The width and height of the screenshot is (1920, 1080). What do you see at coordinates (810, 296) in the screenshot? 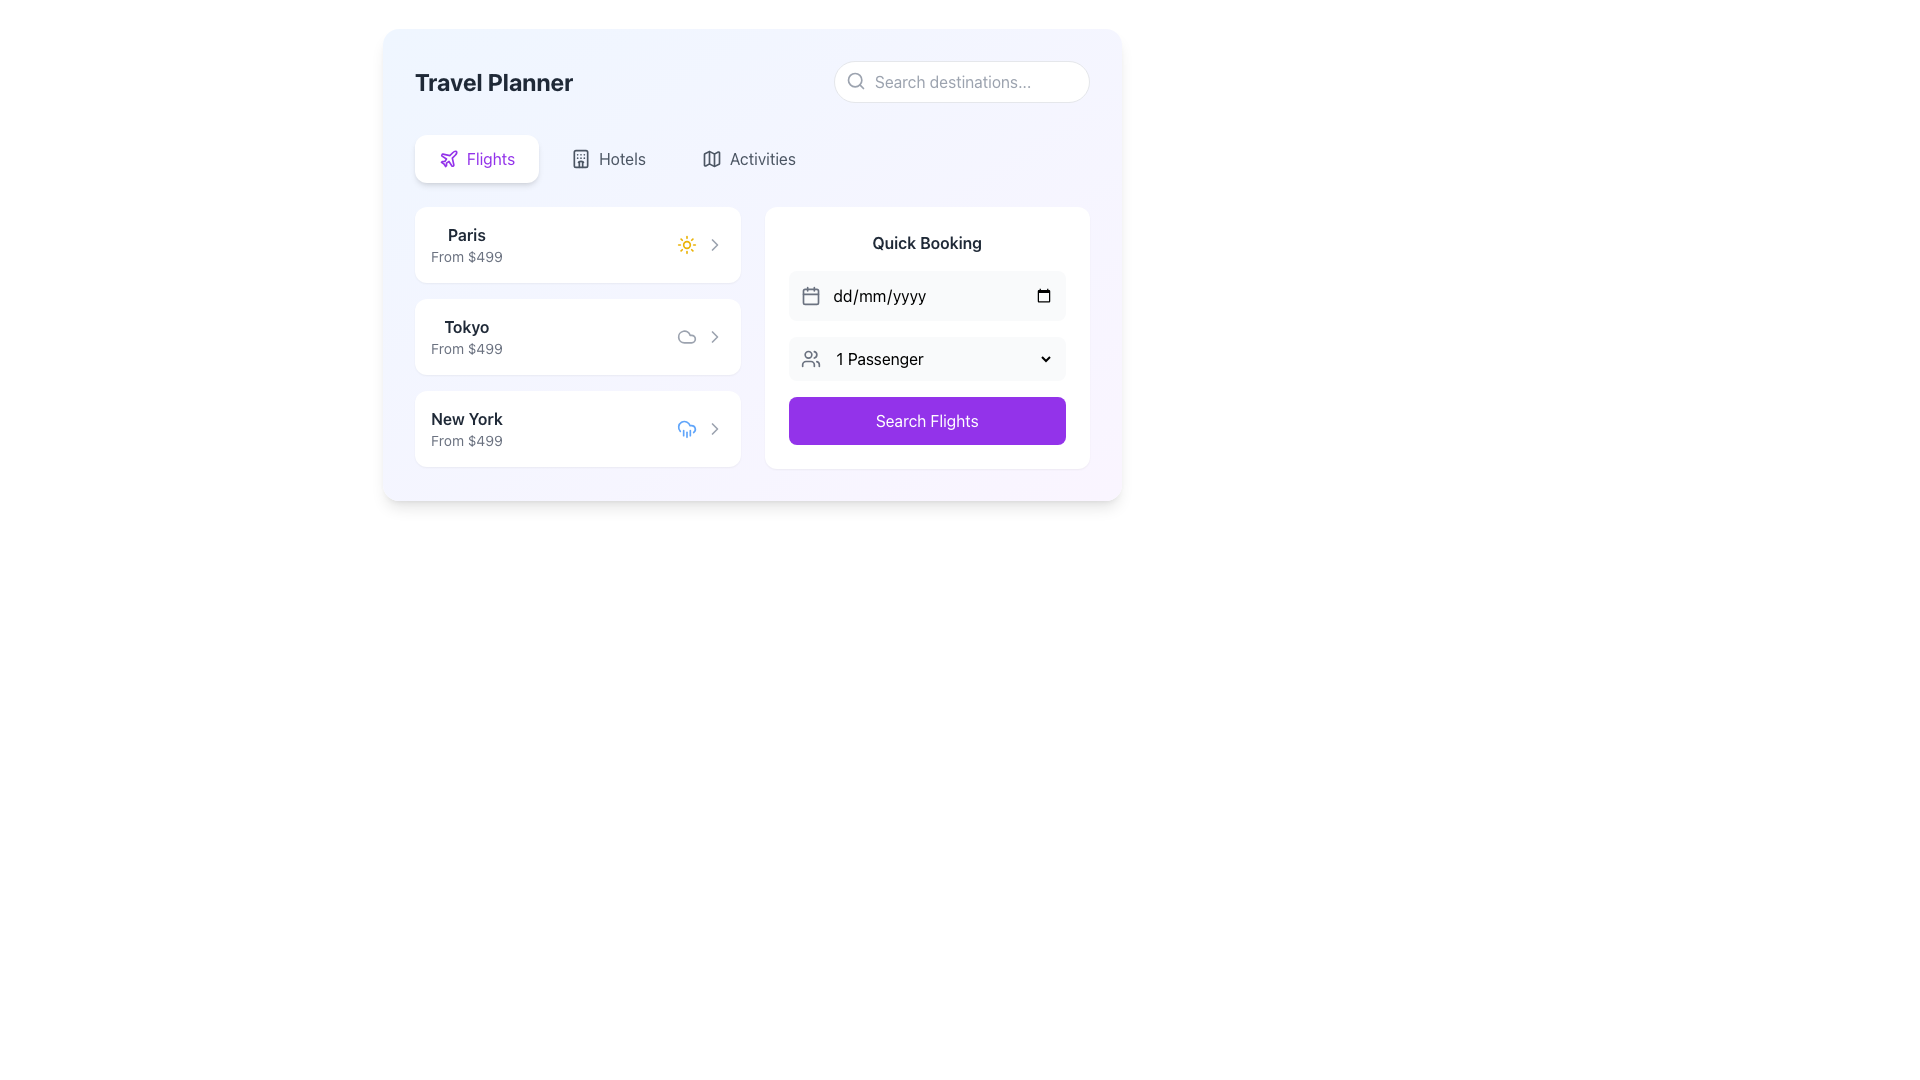
I see `the calendar icon within the 'Quick Booking' card` at bounding box center [810, 296].